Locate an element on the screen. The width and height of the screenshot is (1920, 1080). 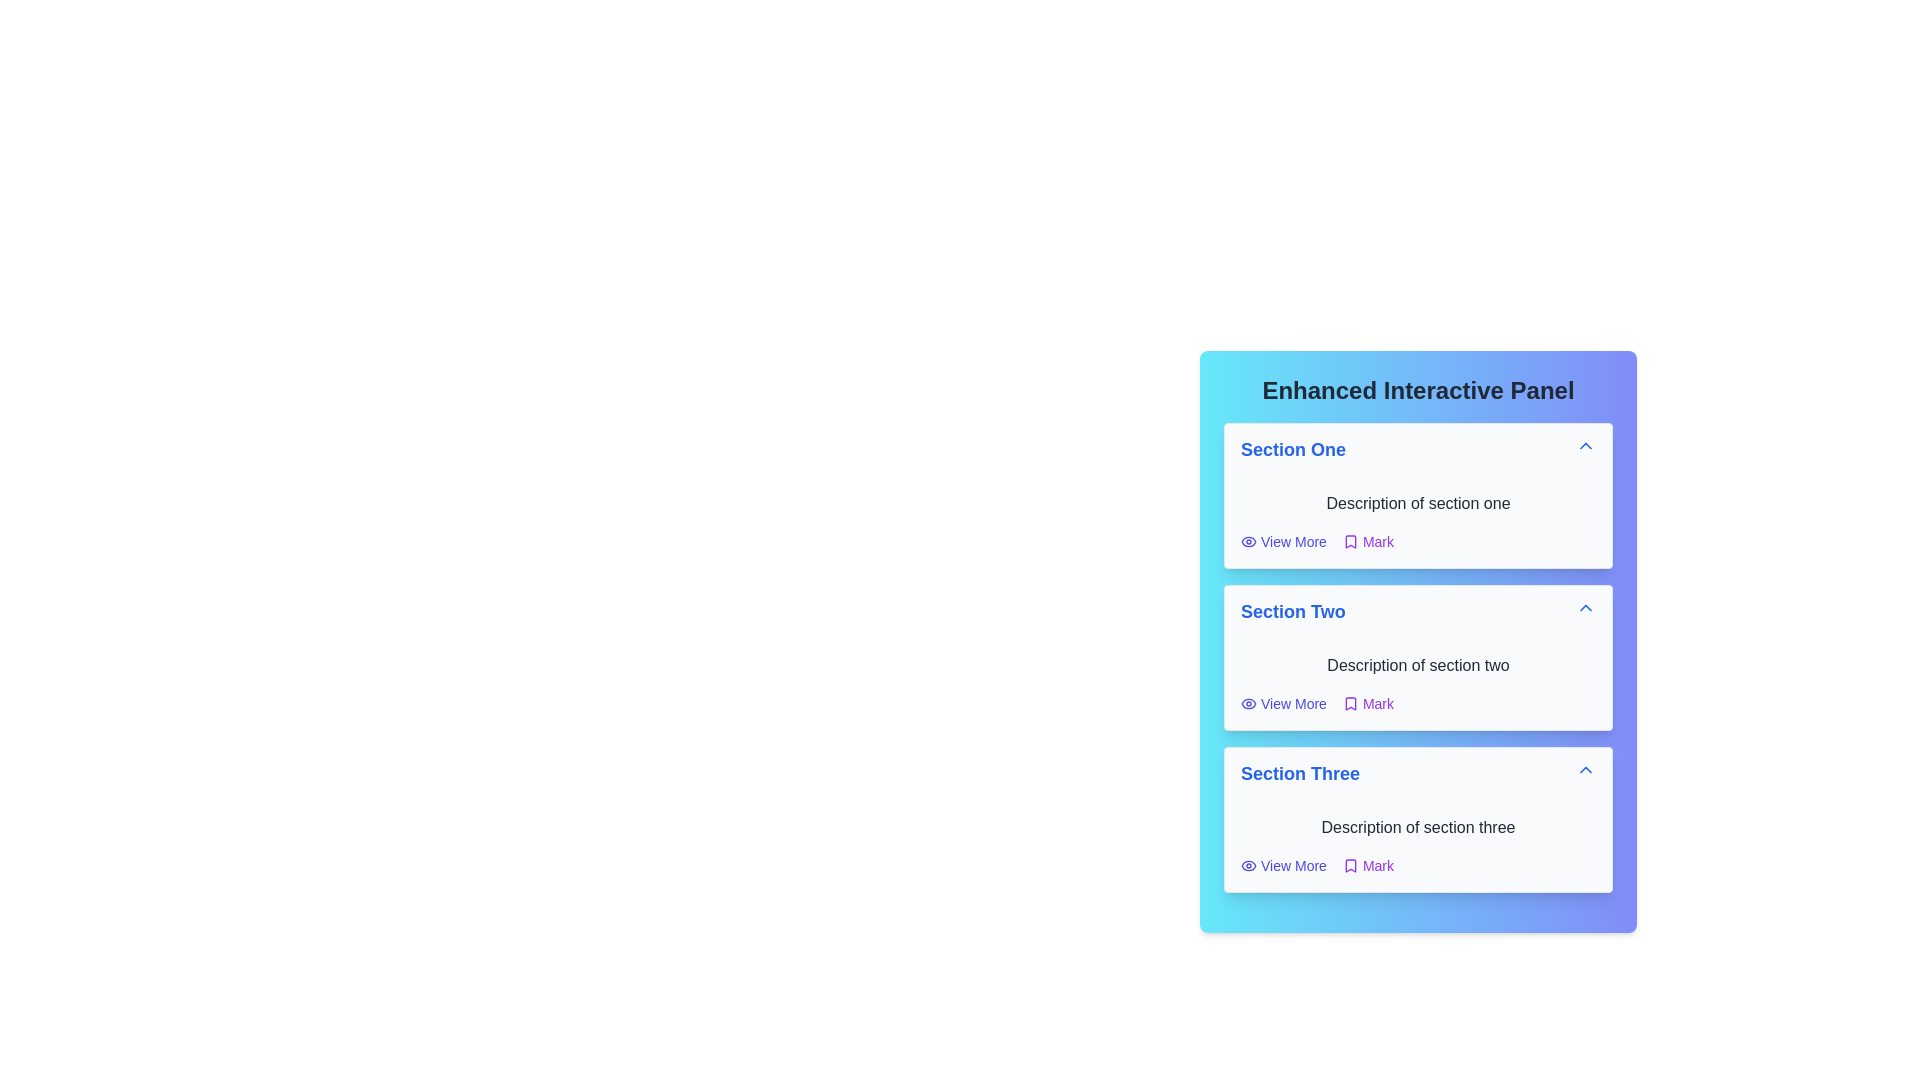
the visual state of the bookmark-shaped icon located in 'Section Three' of the 'Enhanced Interactive Panel', next to the 'View More' text is located at coordinates (1350, 865).